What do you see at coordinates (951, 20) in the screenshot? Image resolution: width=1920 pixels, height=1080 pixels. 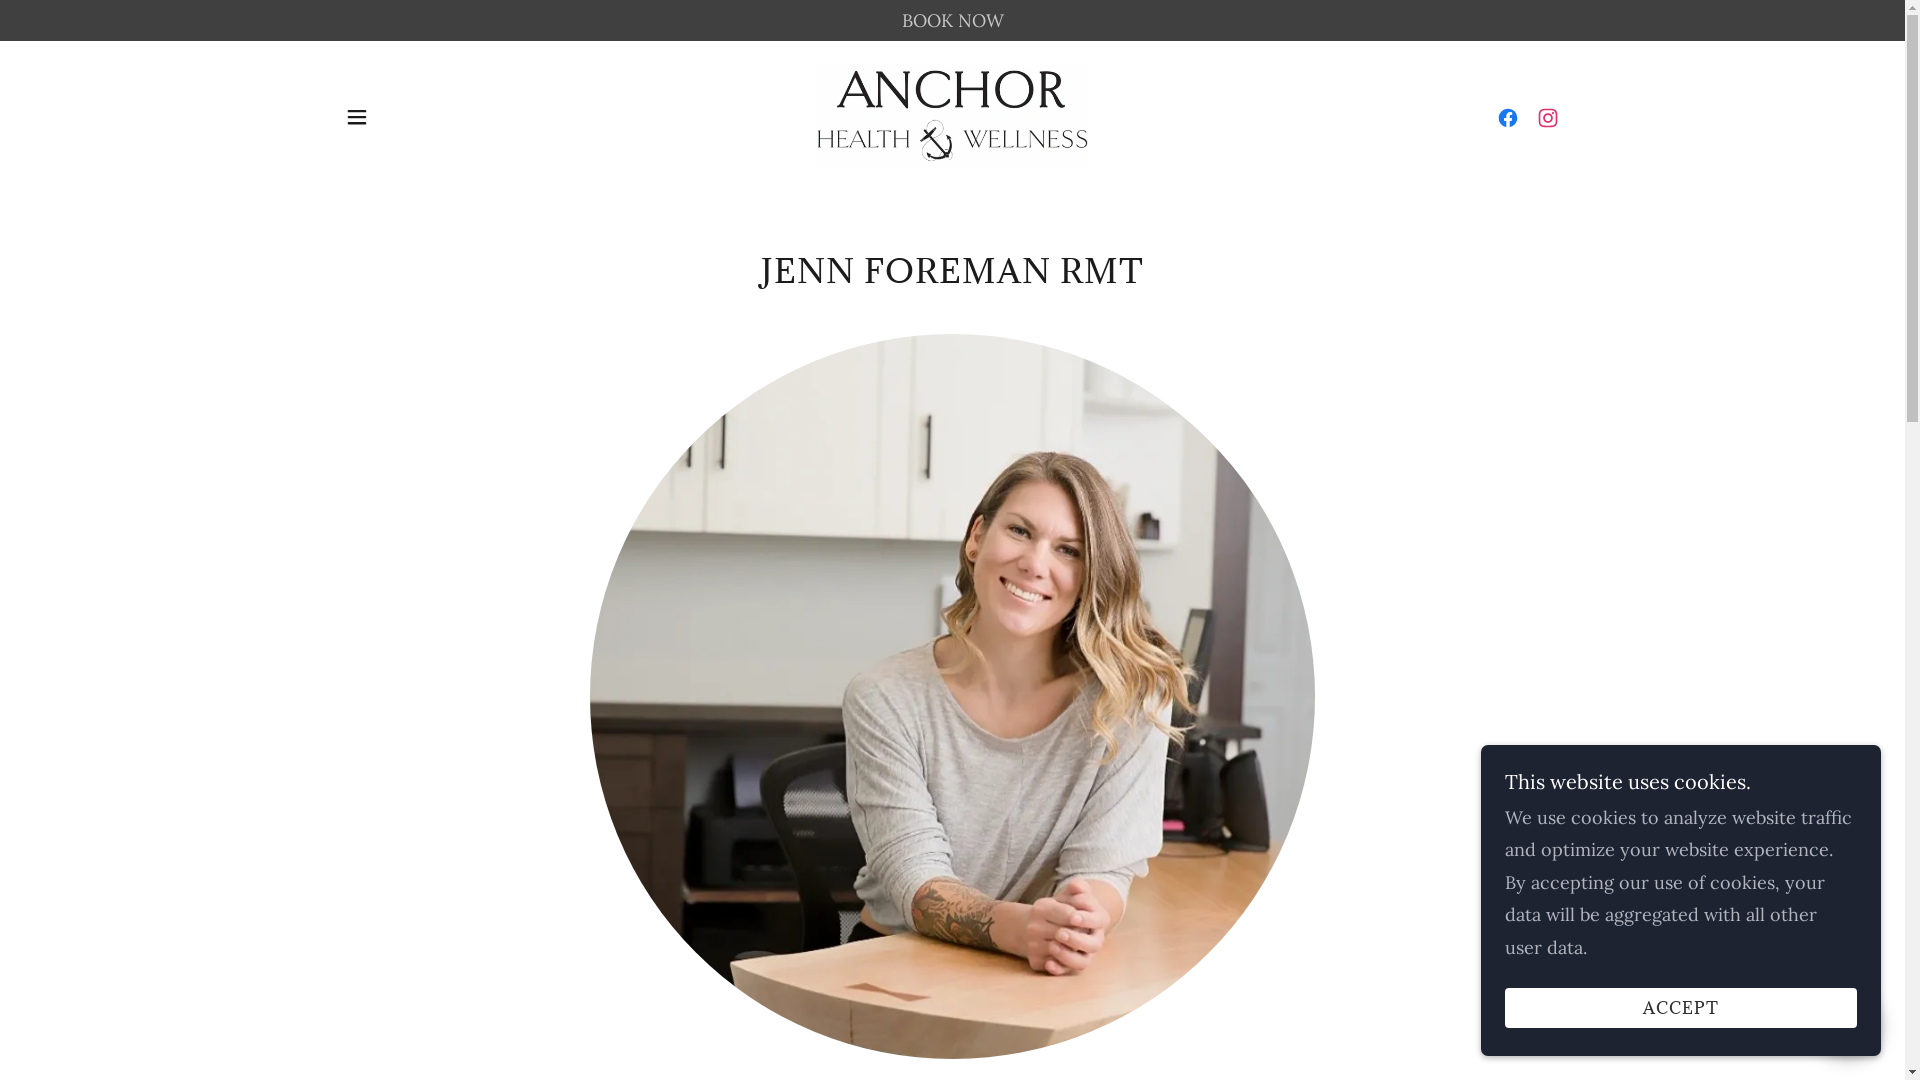 I see `'BOOK NOW'` at bounding box center [951, 20].